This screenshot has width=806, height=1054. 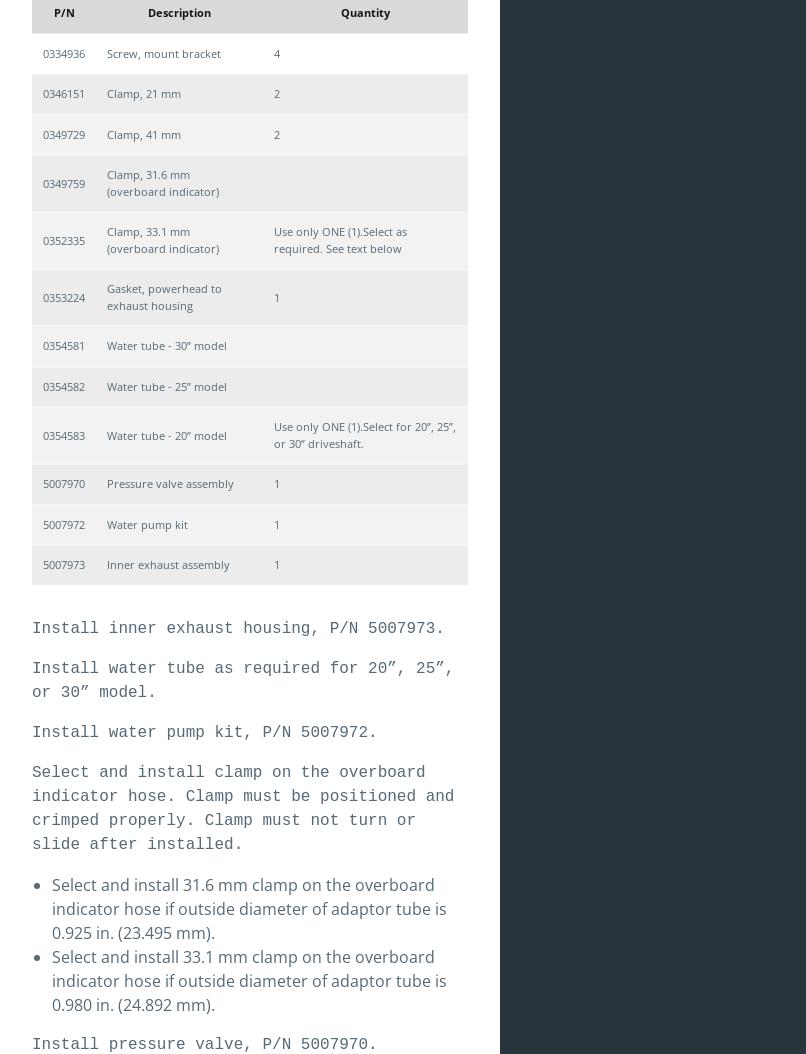 I want to click on 'Water tube - 20” model', so click(x=167, y=434).